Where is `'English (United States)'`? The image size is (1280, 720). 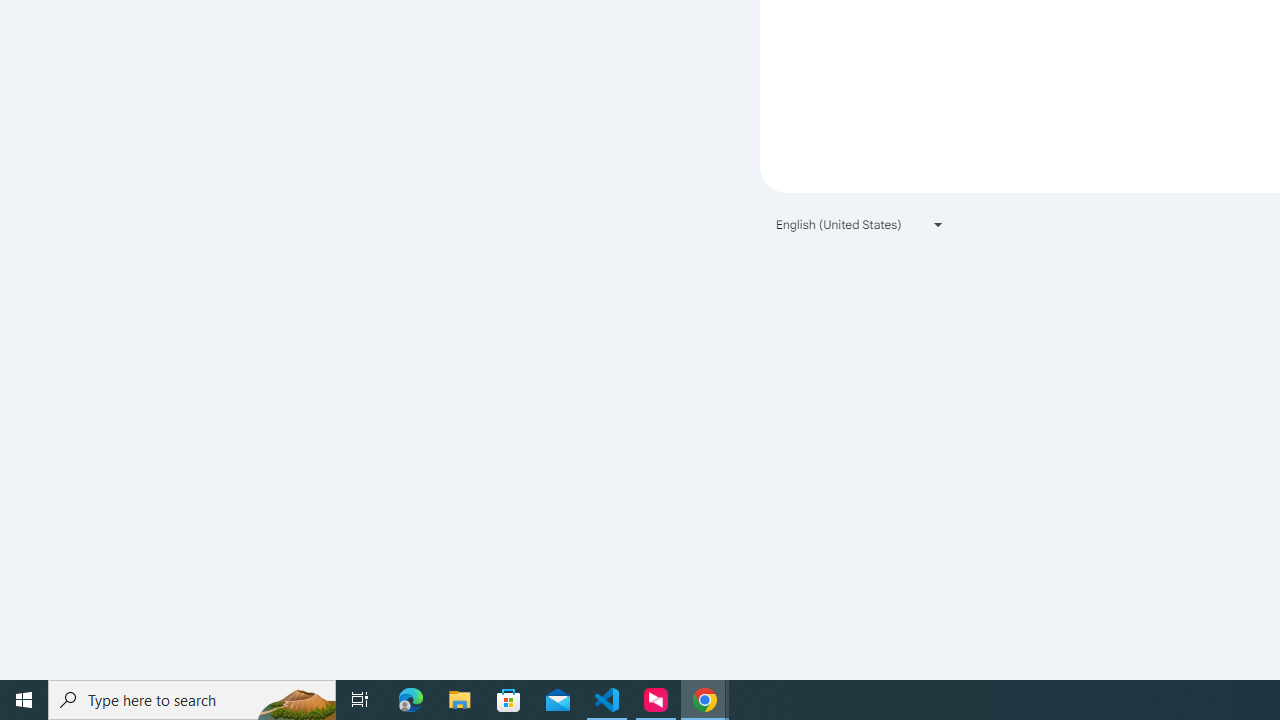
'English (United States)' is located at coordinates (860, 224).